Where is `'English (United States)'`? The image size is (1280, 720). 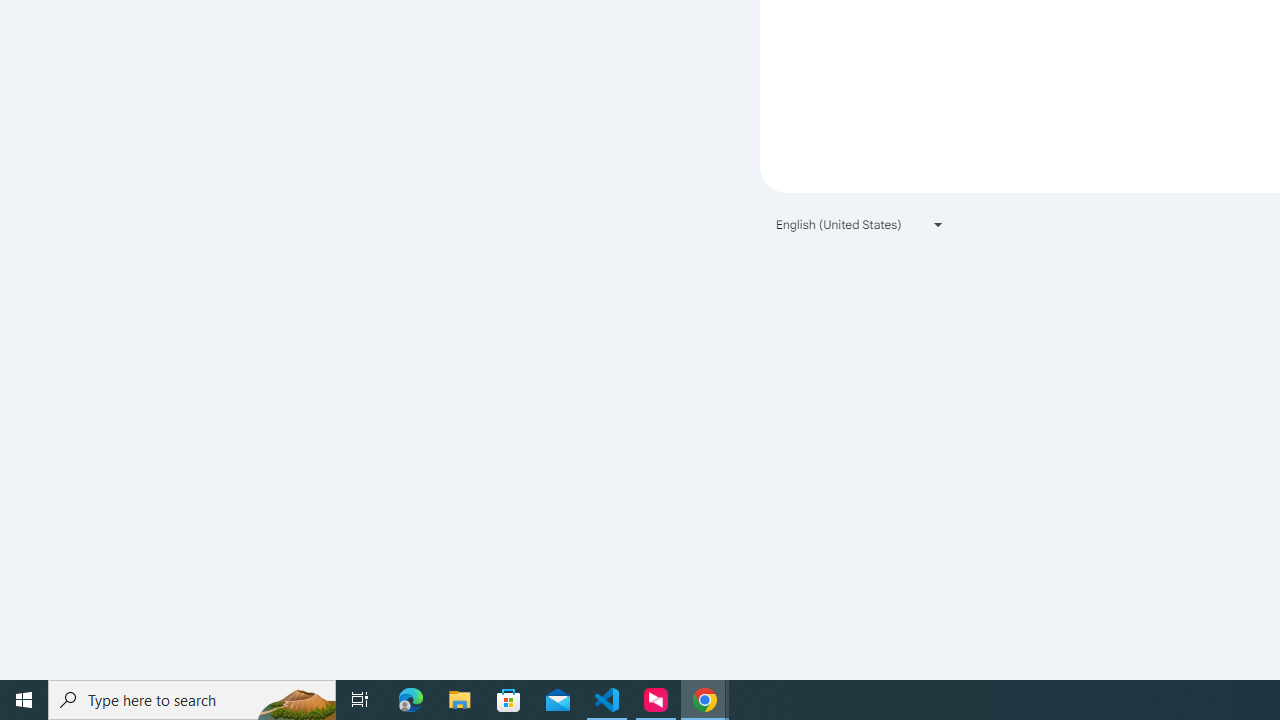
'English (United States)' is located at coordinates (860, 224).